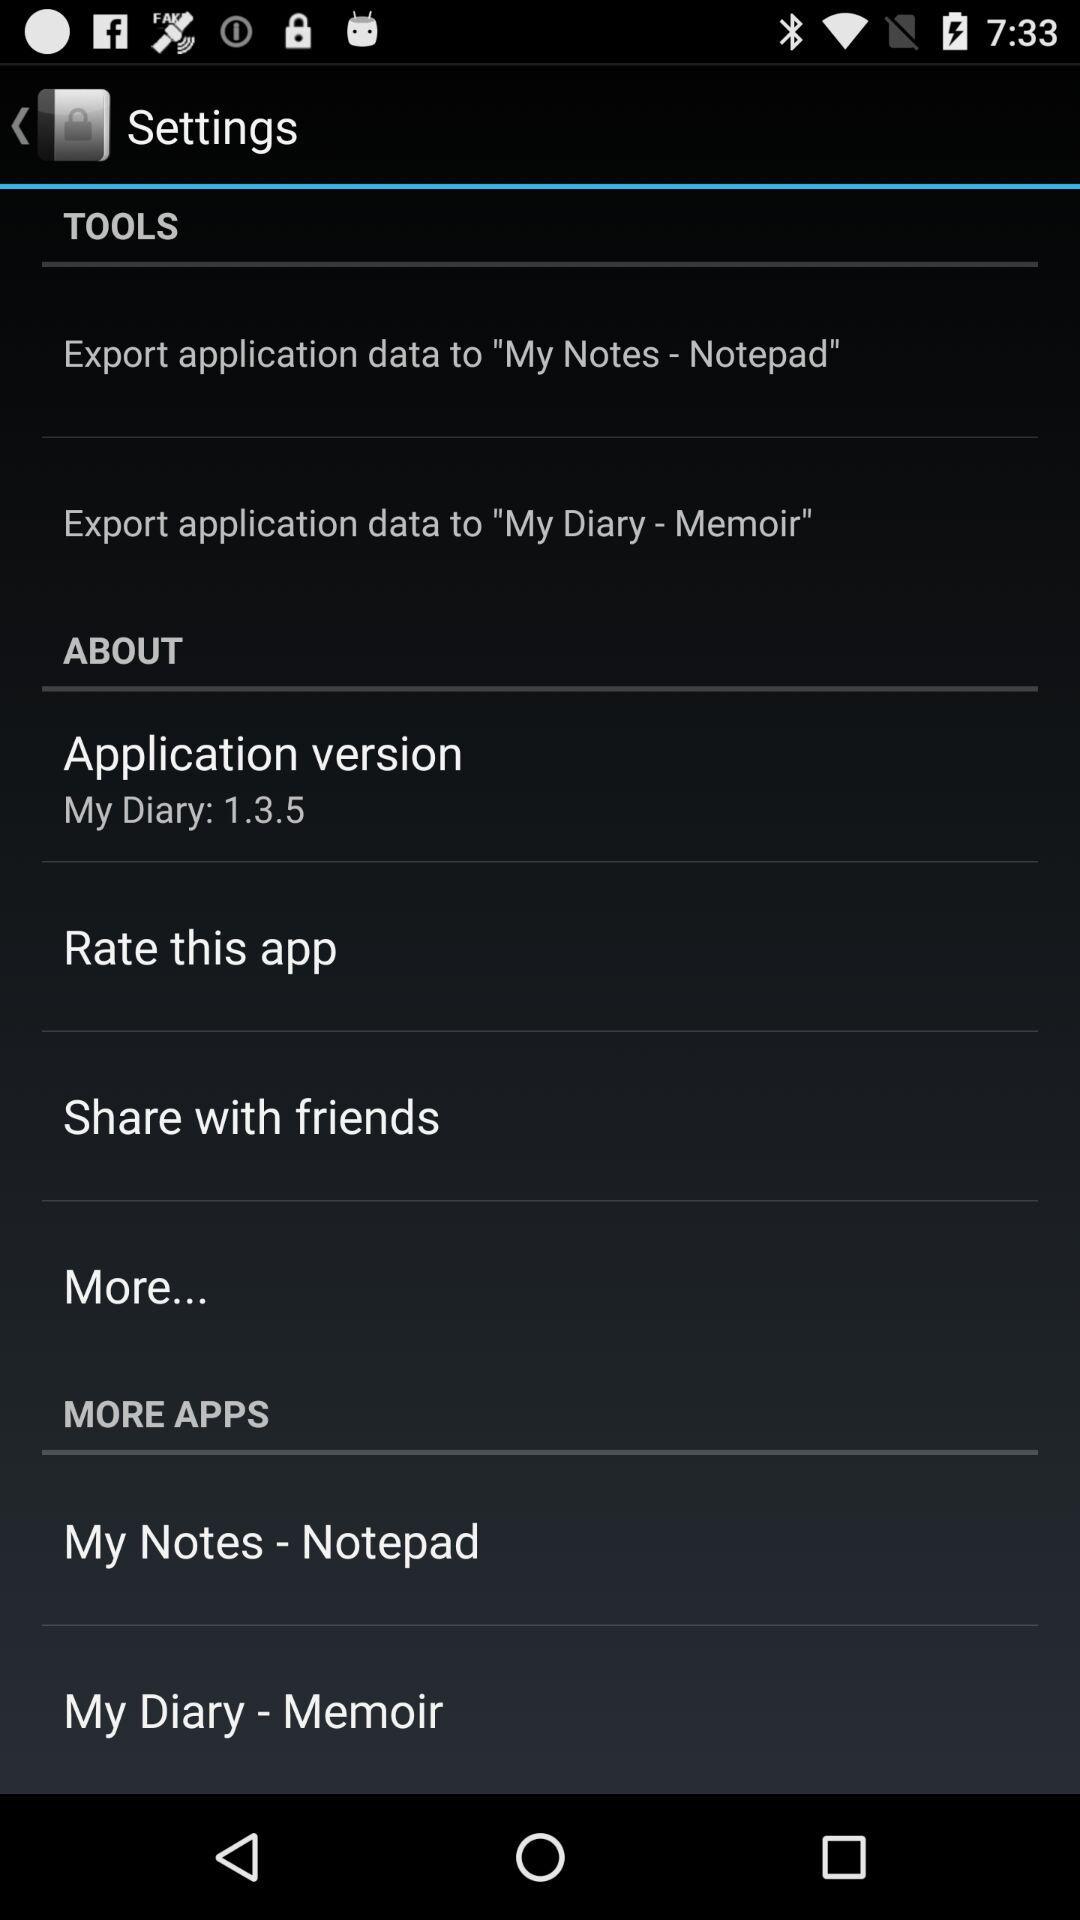 The image size is (1080, 1920). I want to click on about, so click(540, 649).